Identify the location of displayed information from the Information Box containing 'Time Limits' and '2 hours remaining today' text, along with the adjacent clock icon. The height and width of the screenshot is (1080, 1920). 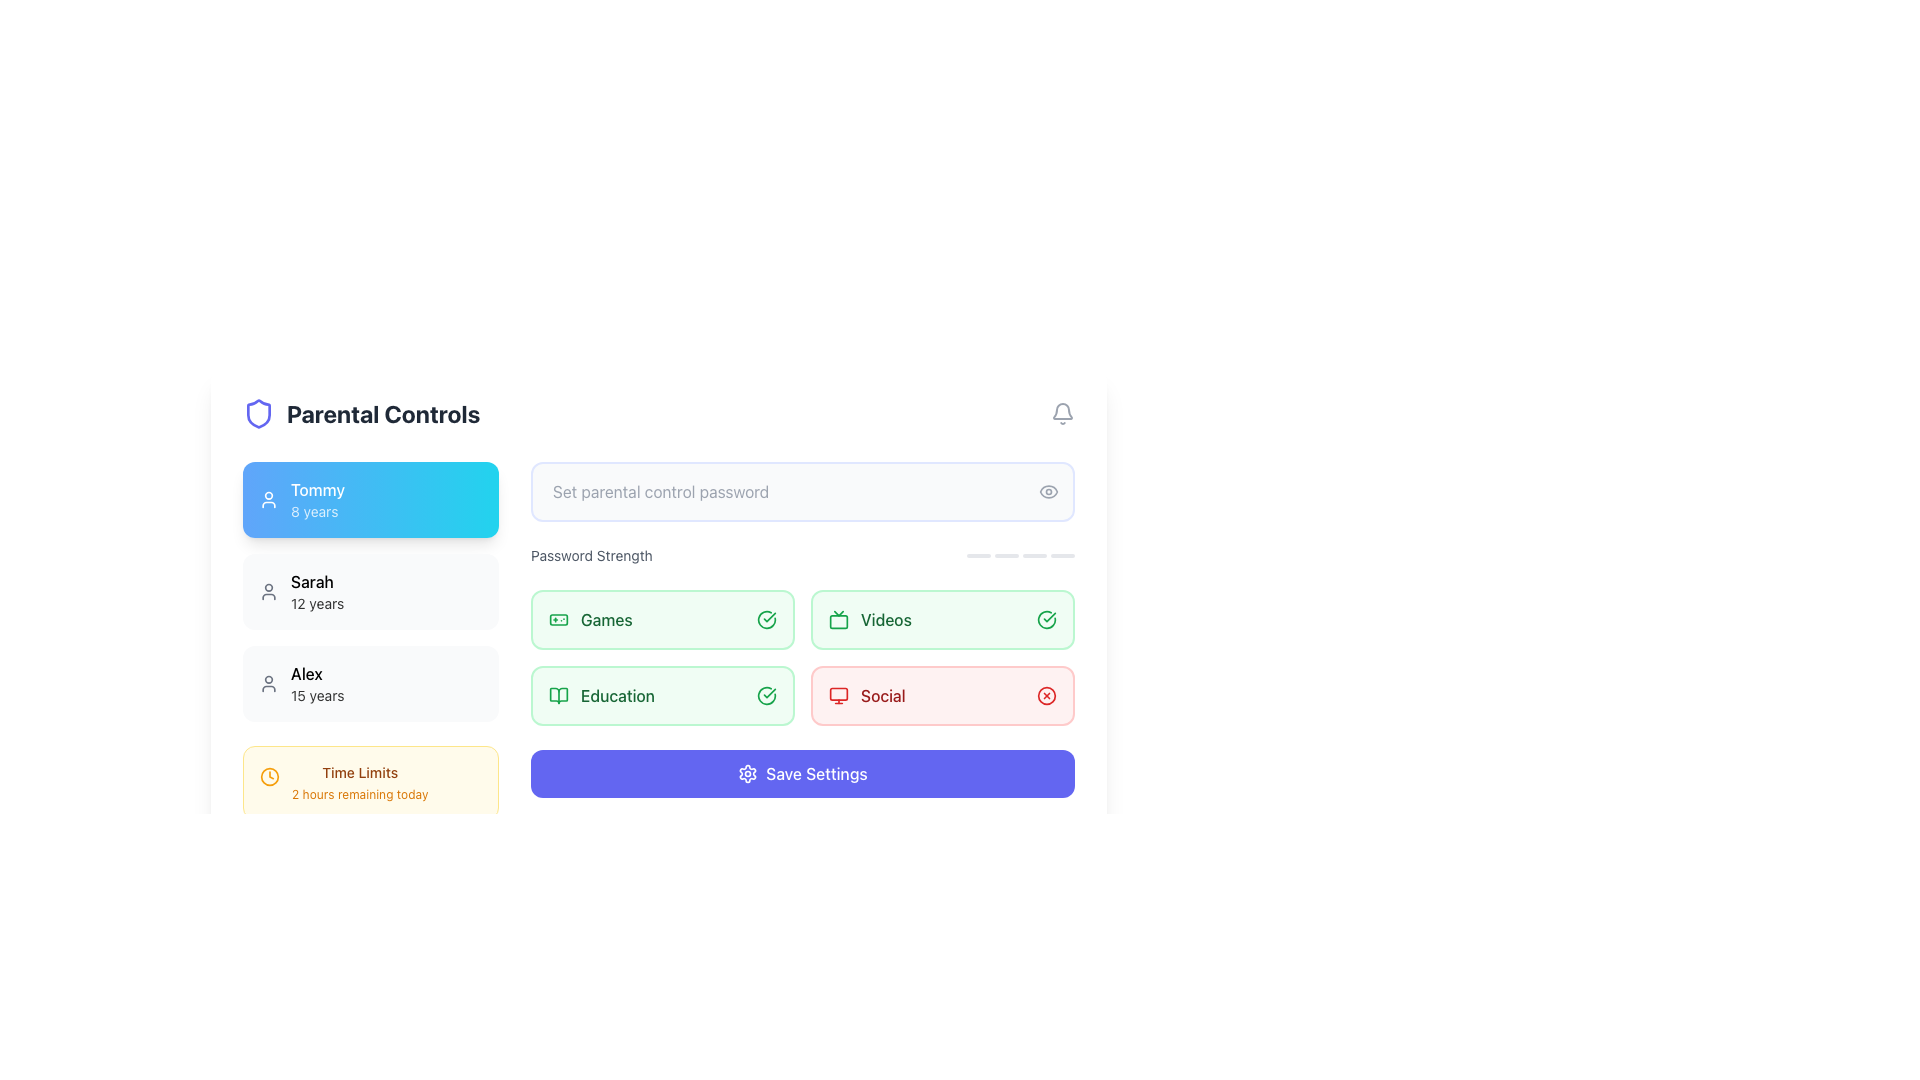
(370, 782).